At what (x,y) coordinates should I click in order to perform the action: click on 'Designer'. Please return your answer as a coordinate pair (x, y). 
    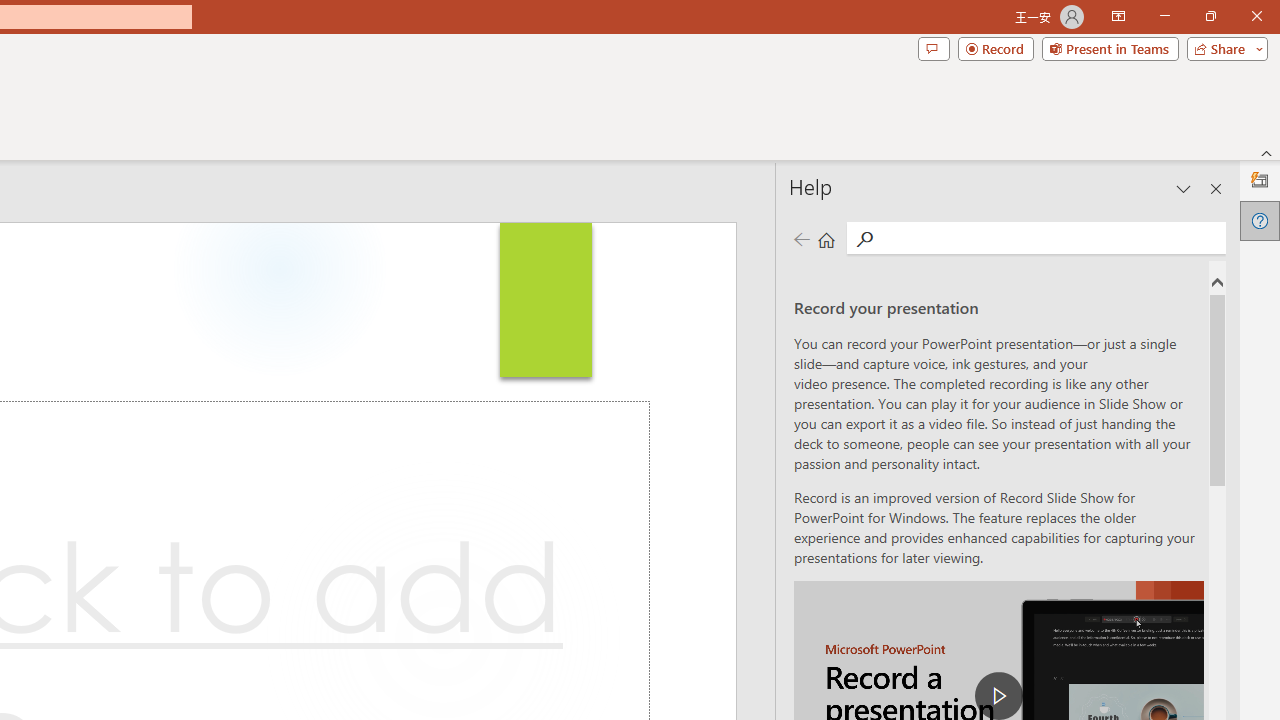
    Looking at the image, I should click on (1259, 181).